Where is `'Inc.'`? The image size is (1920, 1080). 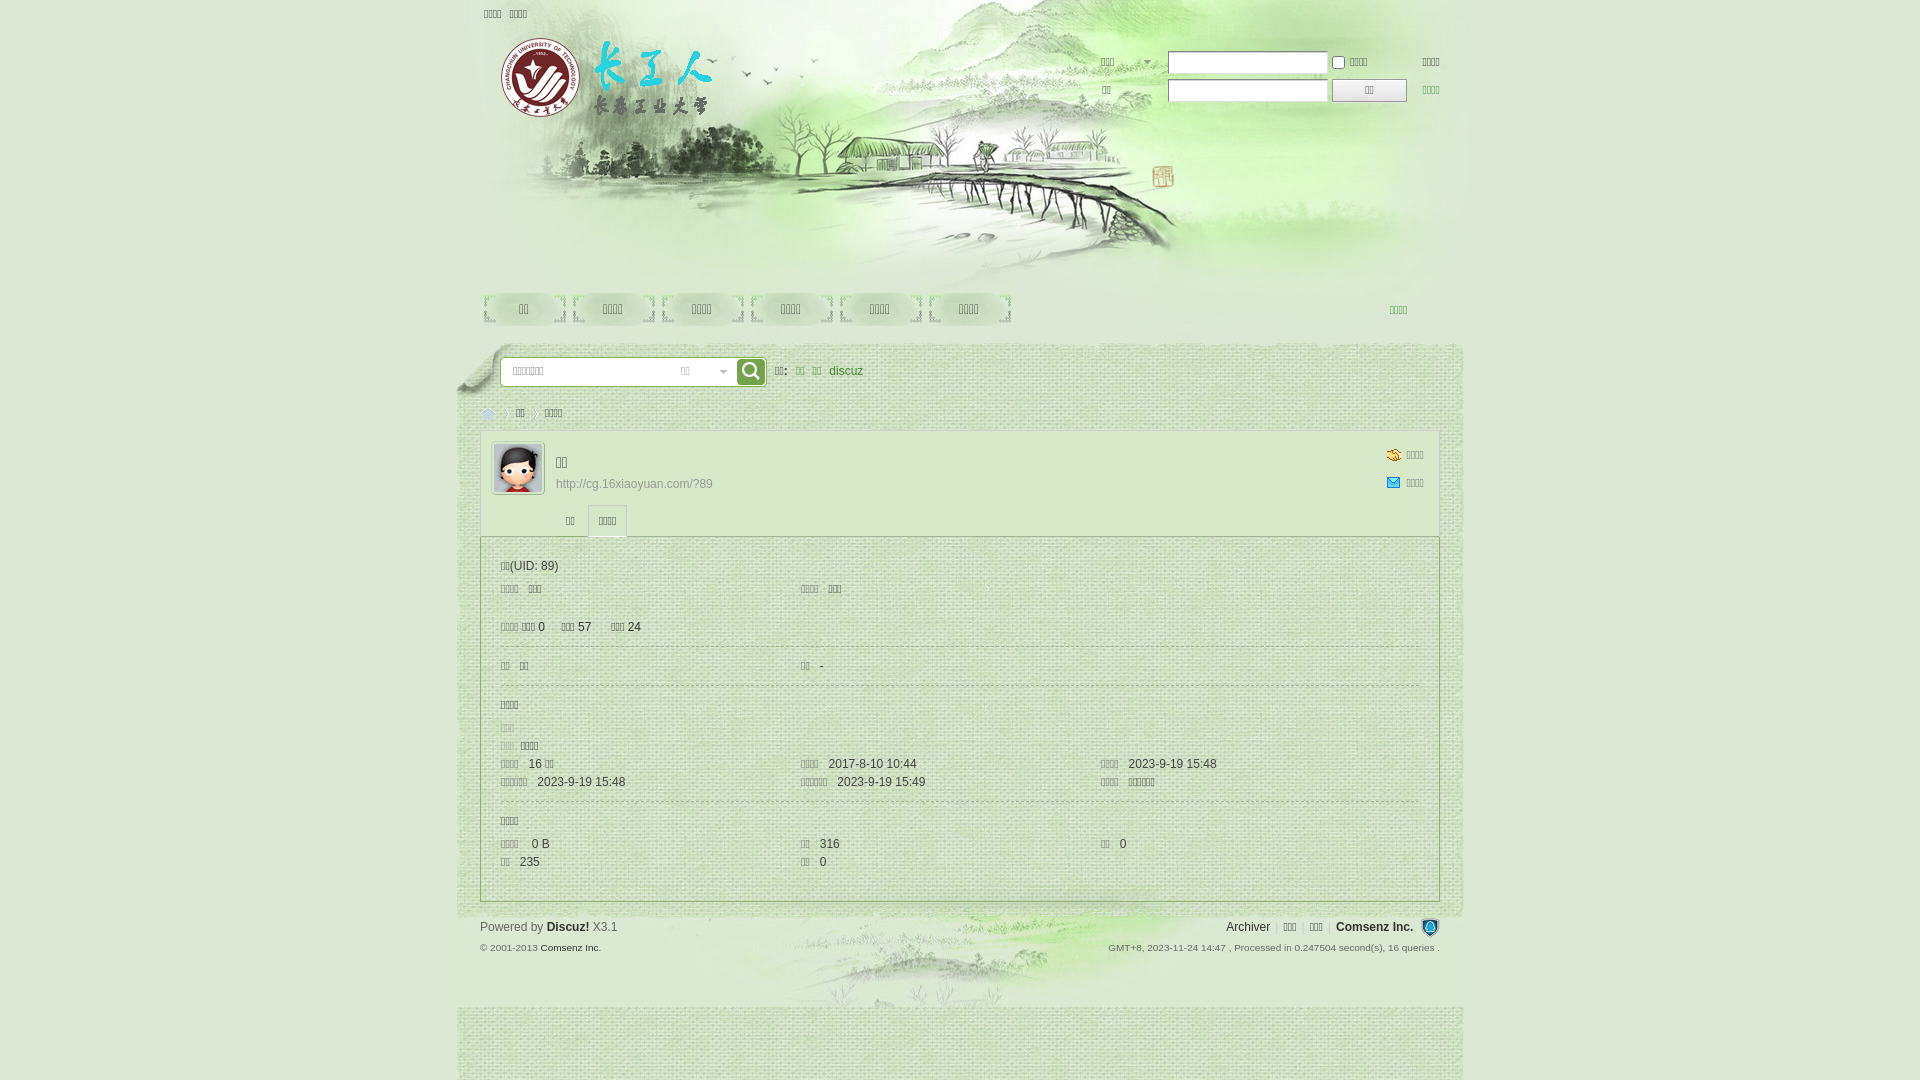 'Inc.' is located at coordinates (584, 946).